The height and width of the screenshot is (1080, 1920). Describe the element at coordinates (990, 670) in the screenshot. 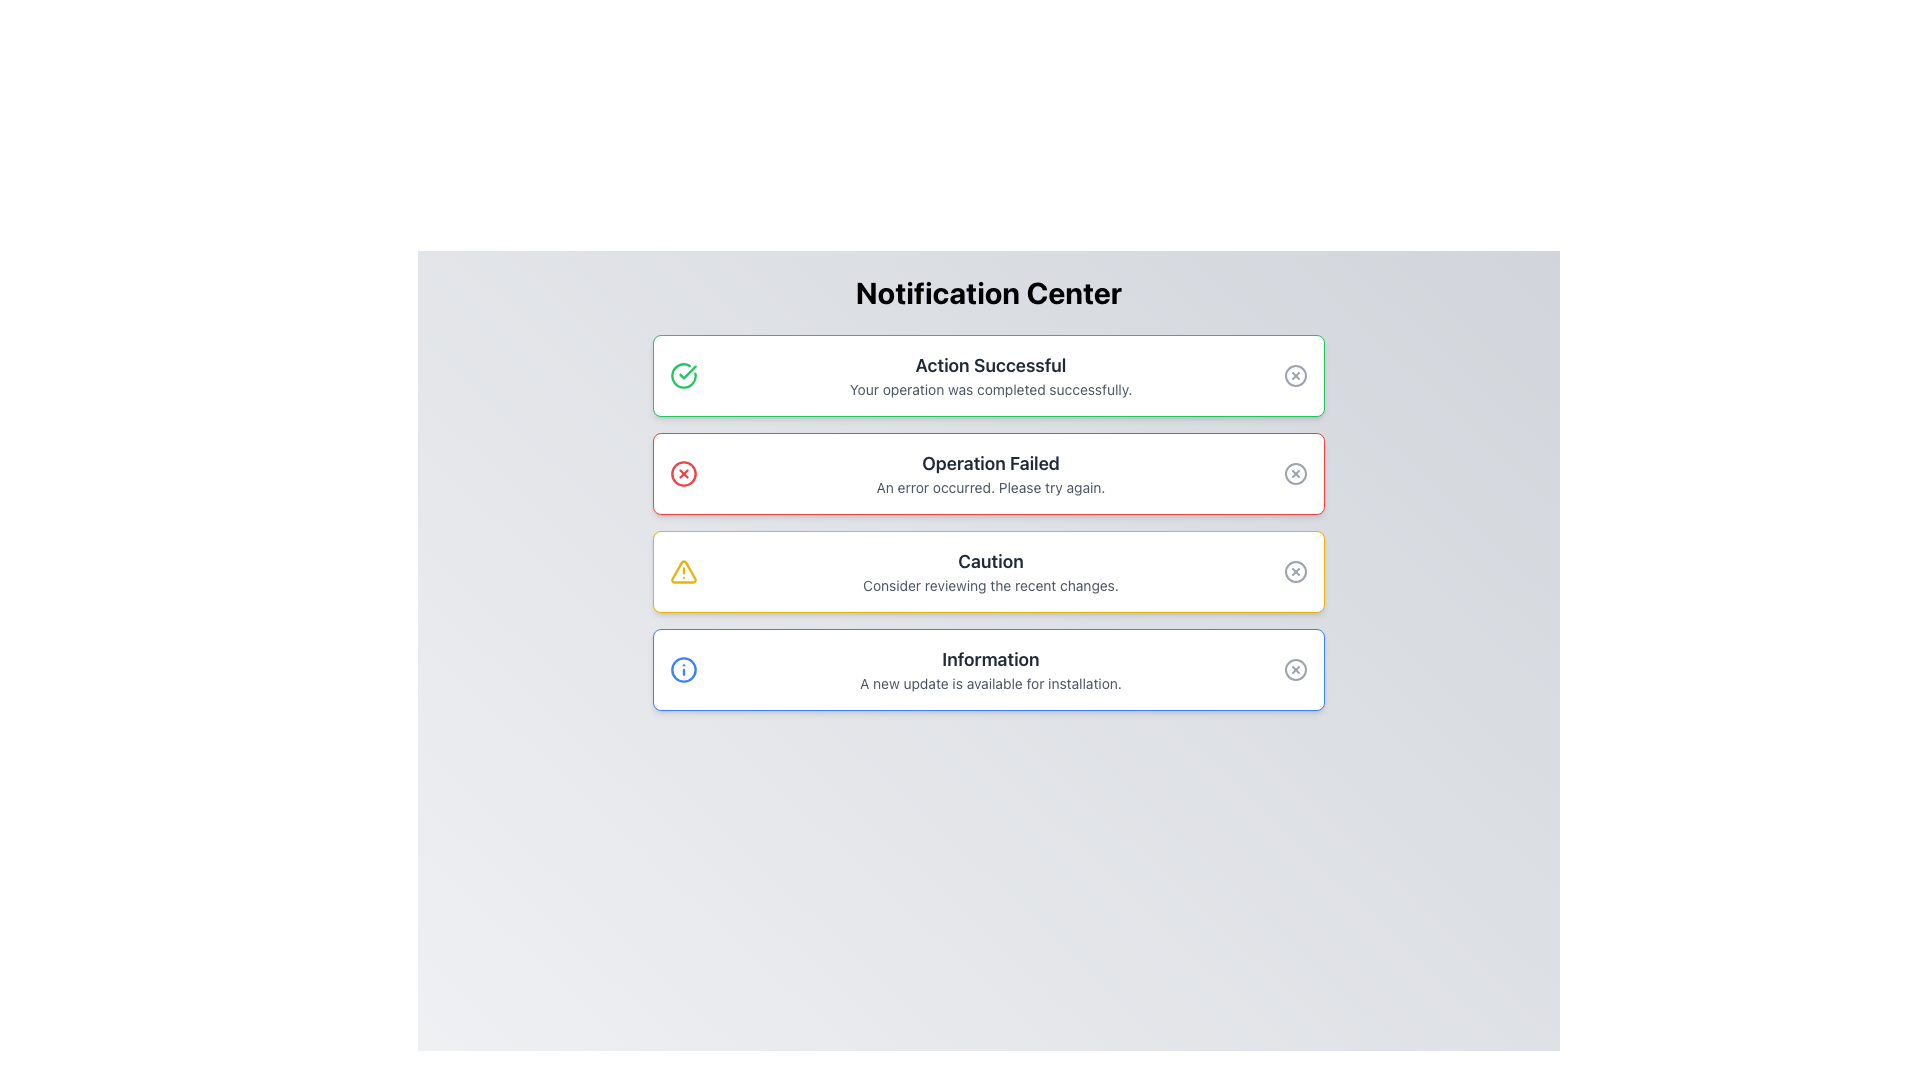

I see `the text block displaying the title 'Information' and description 'A new update is available for installation.' located in the last notification card` at that location.